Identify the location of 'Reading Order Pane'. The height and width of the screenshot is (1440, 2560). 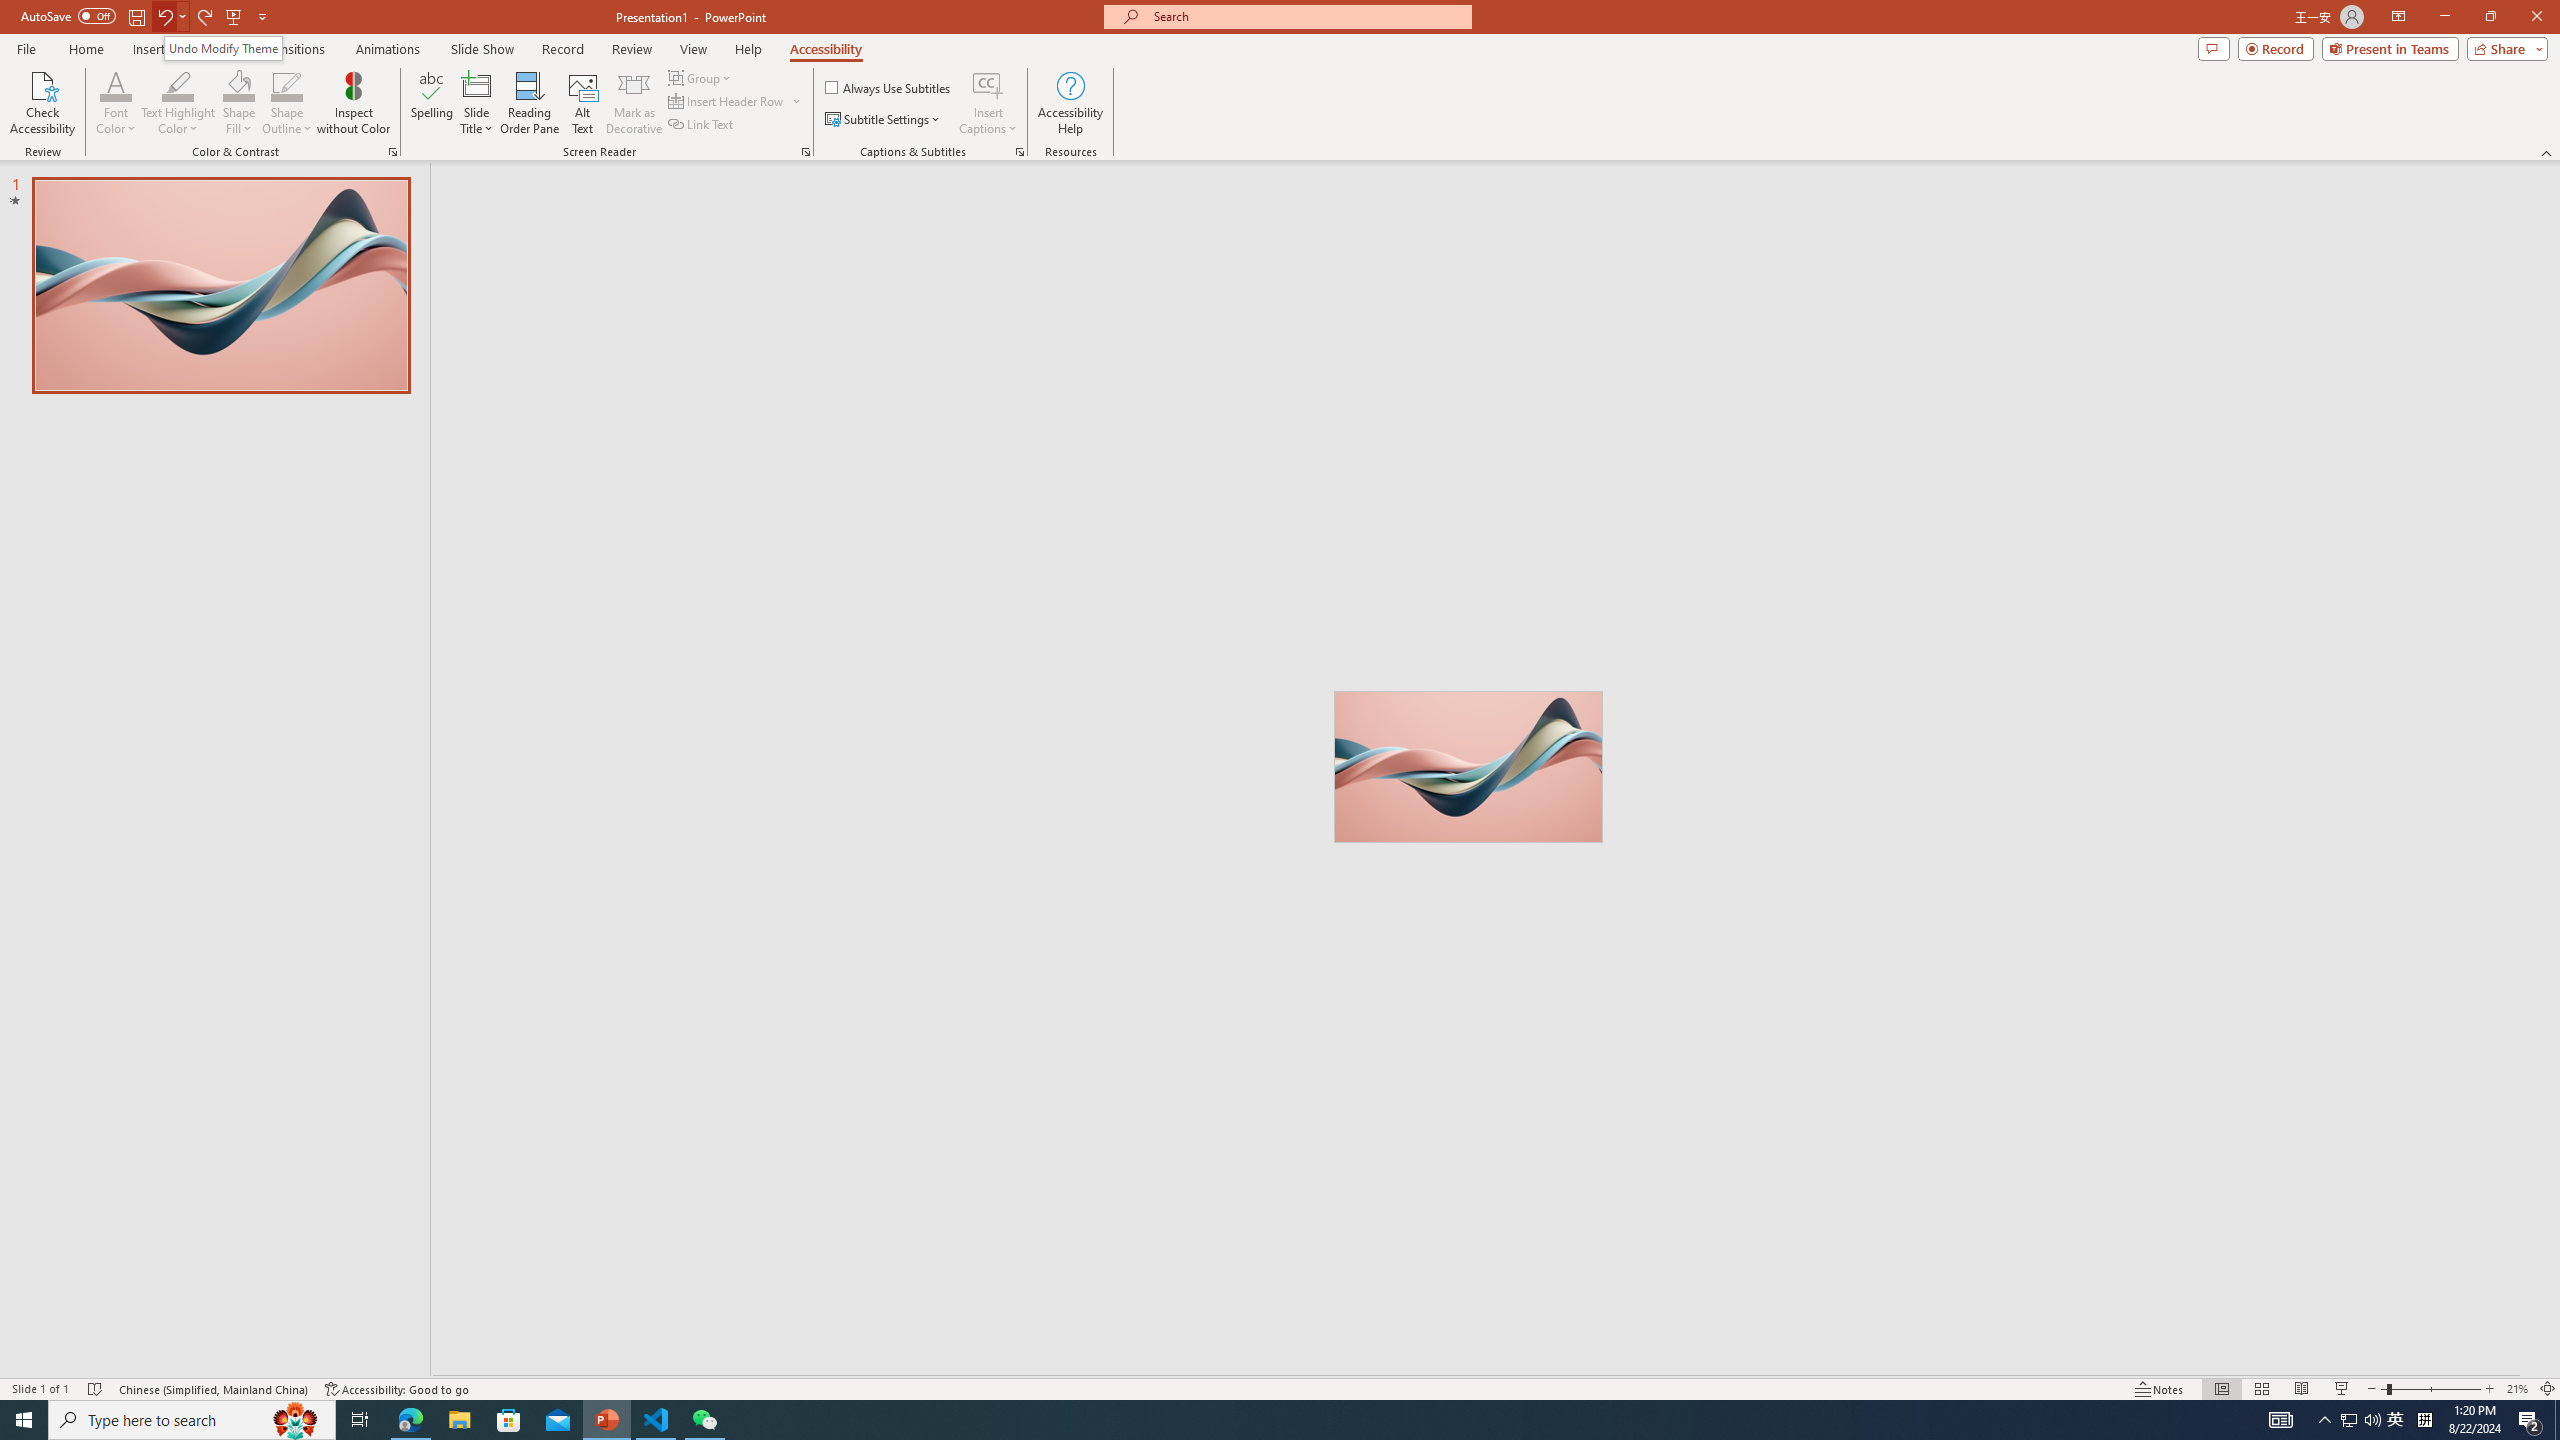
(530, 103).